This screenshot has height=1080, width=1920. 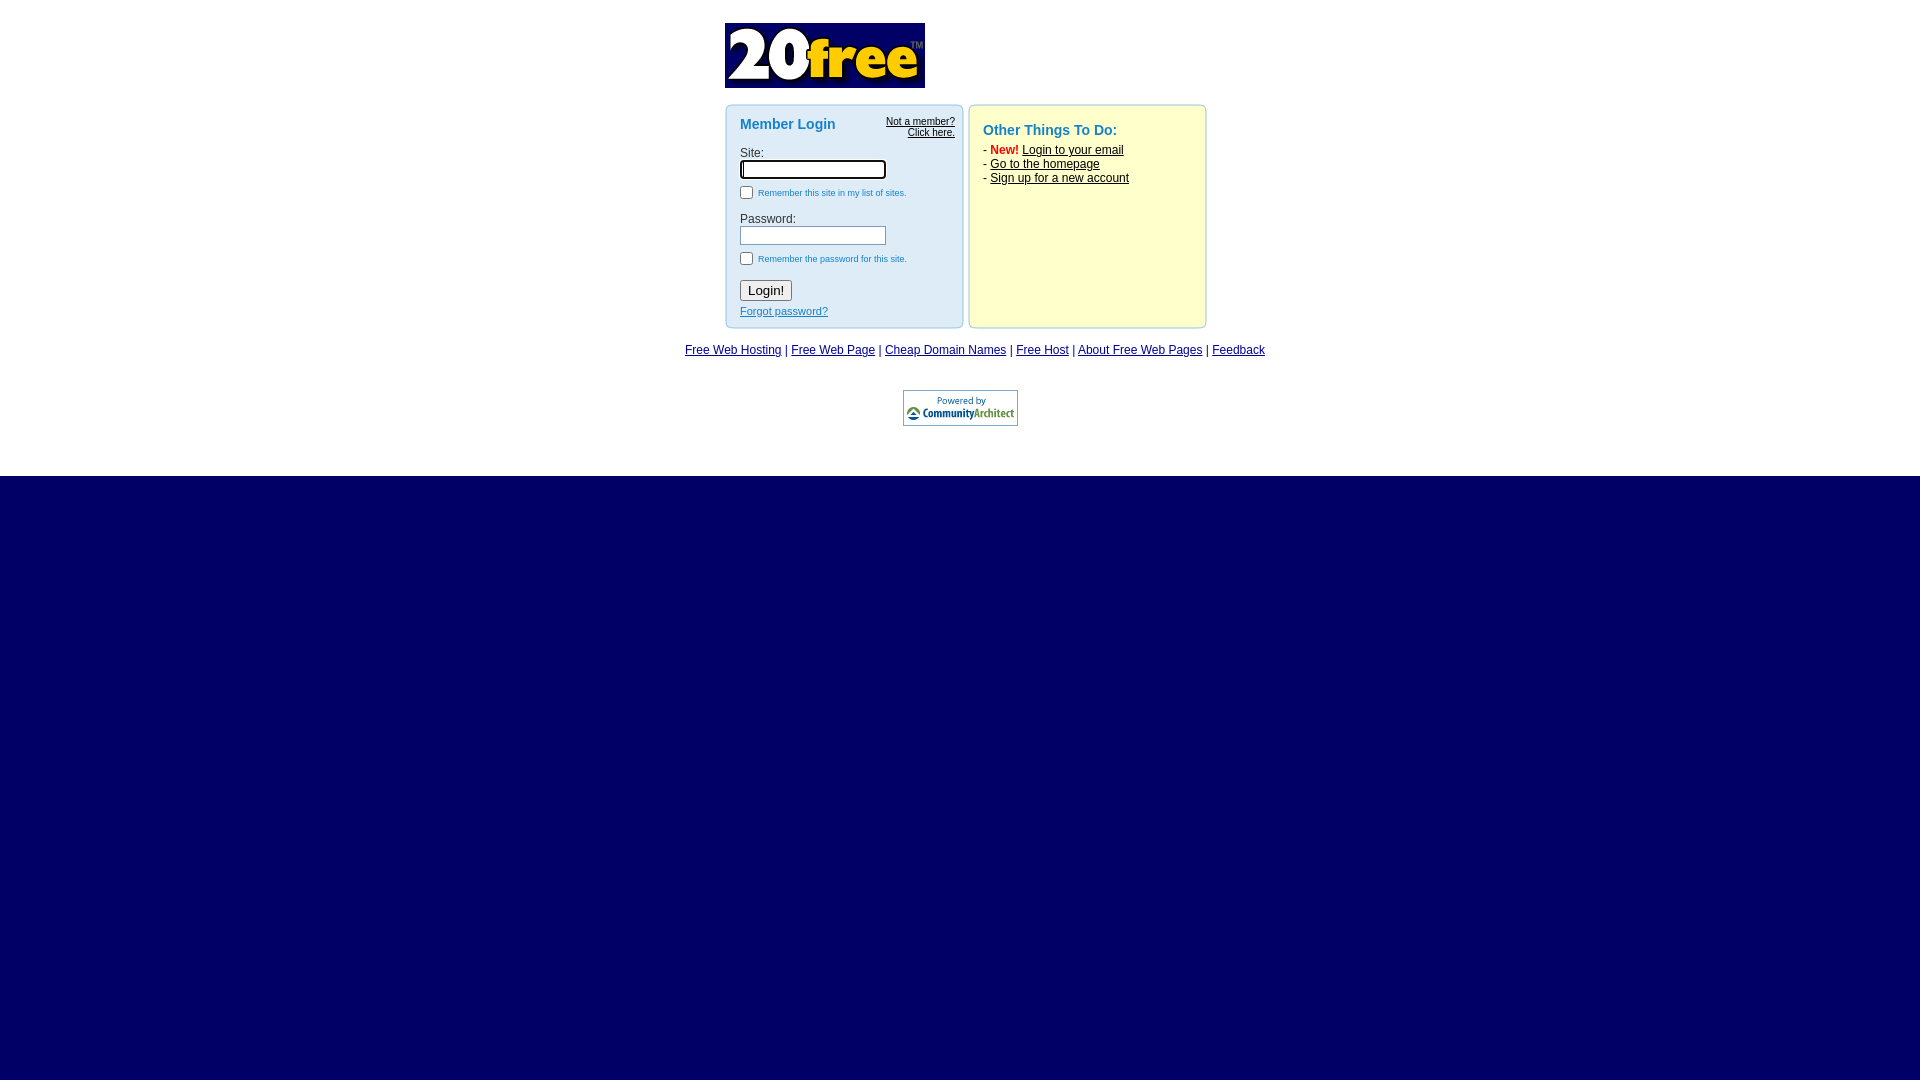 What do you see at coordinates (919, 127) in the screenshot?
I see `'Not a member?` at bounding box center [919, 127].